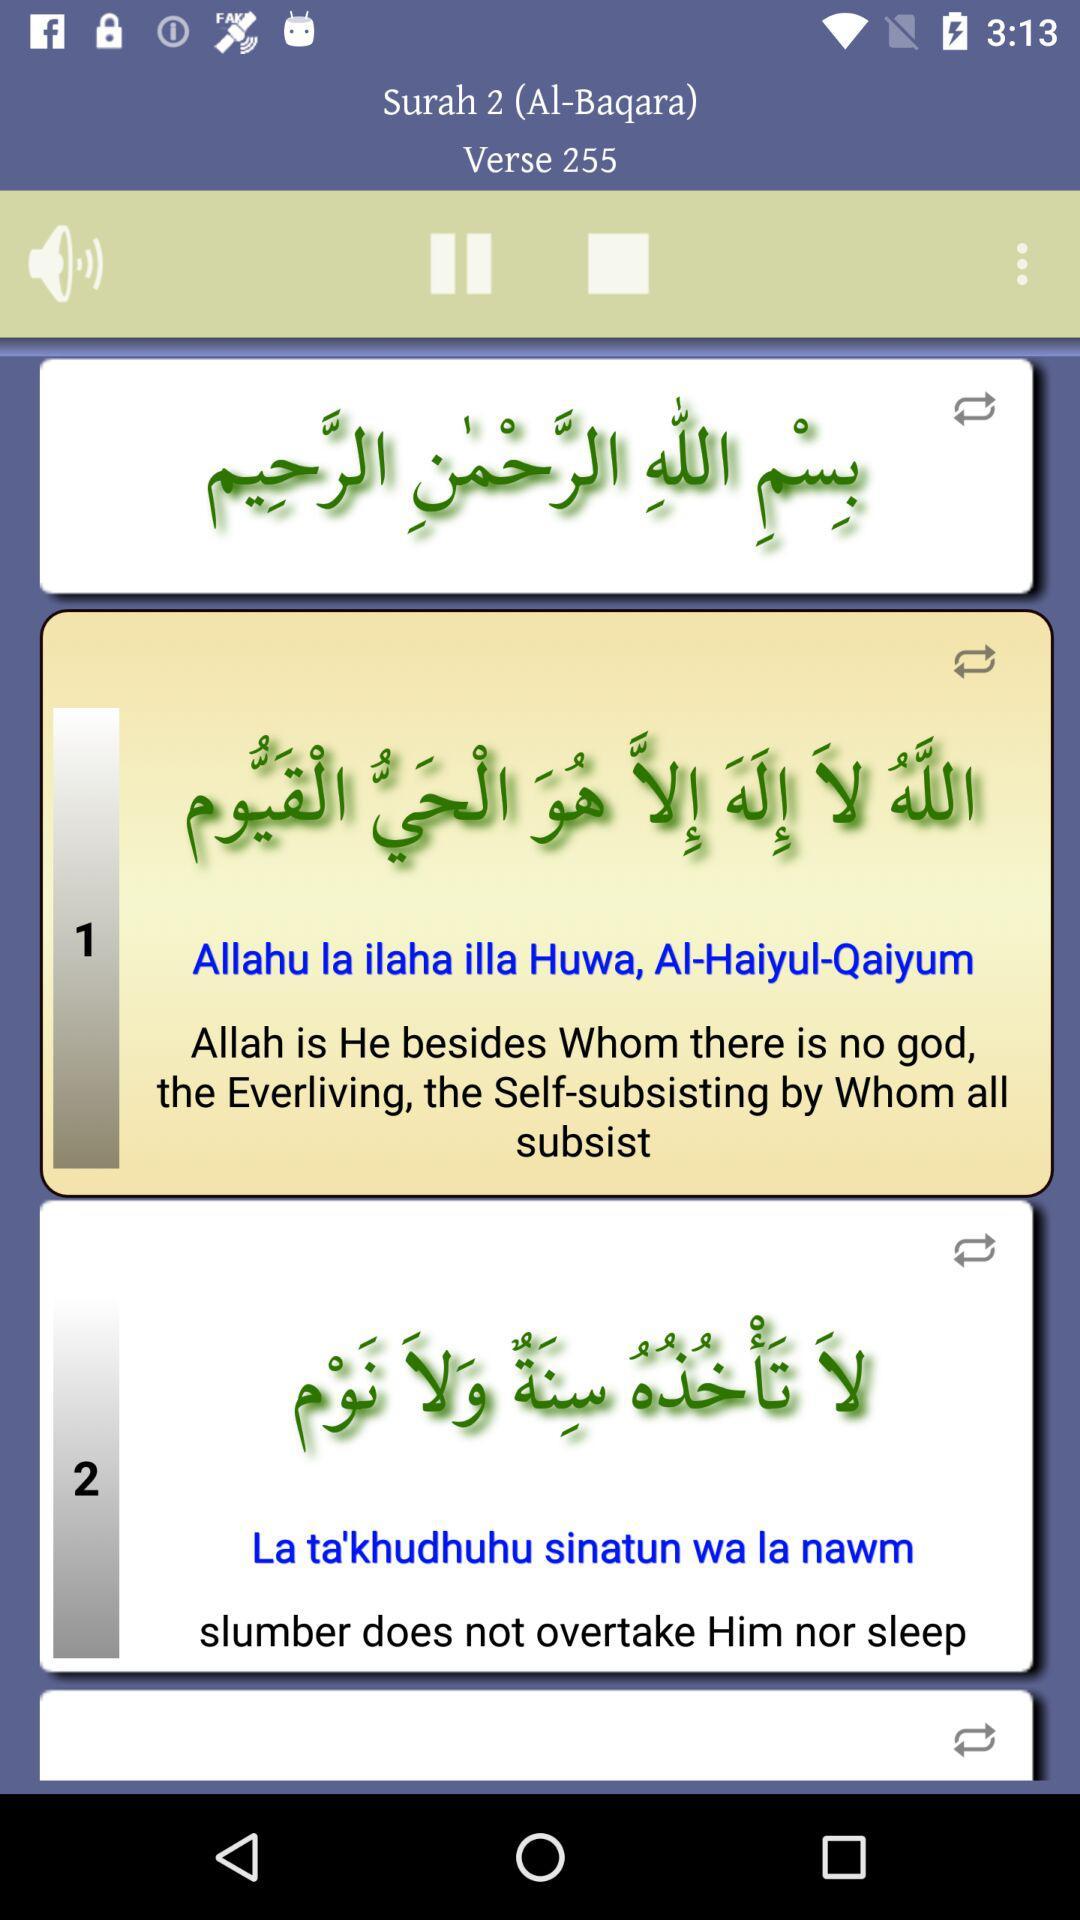 This screenshot has width=1080, height=1920. What do you see at coordinates (64, 262) in the screenshot?
I see `speaker button it could be loud speaker or mute button` at bounding box center [64, 262].